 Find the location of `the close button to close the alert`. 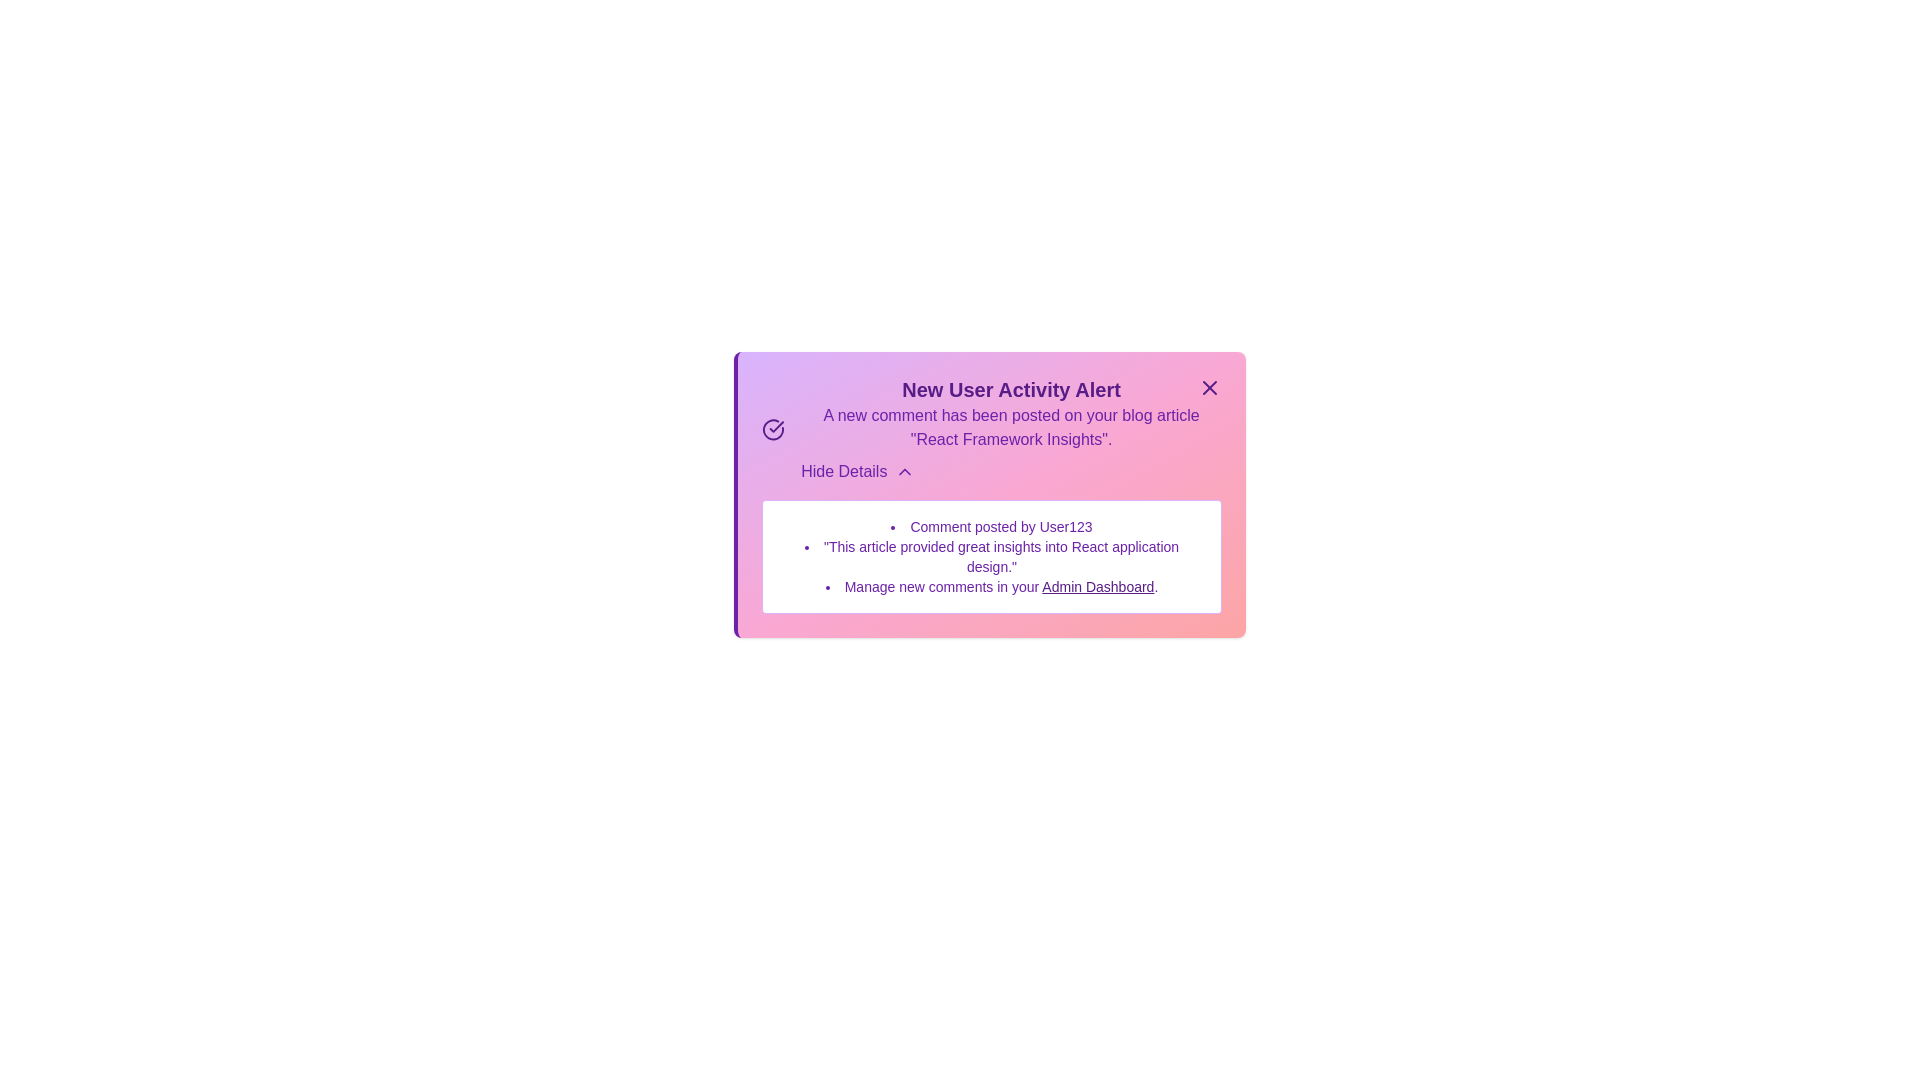

the close button to close the alert is located at coordinates (1208, 388).